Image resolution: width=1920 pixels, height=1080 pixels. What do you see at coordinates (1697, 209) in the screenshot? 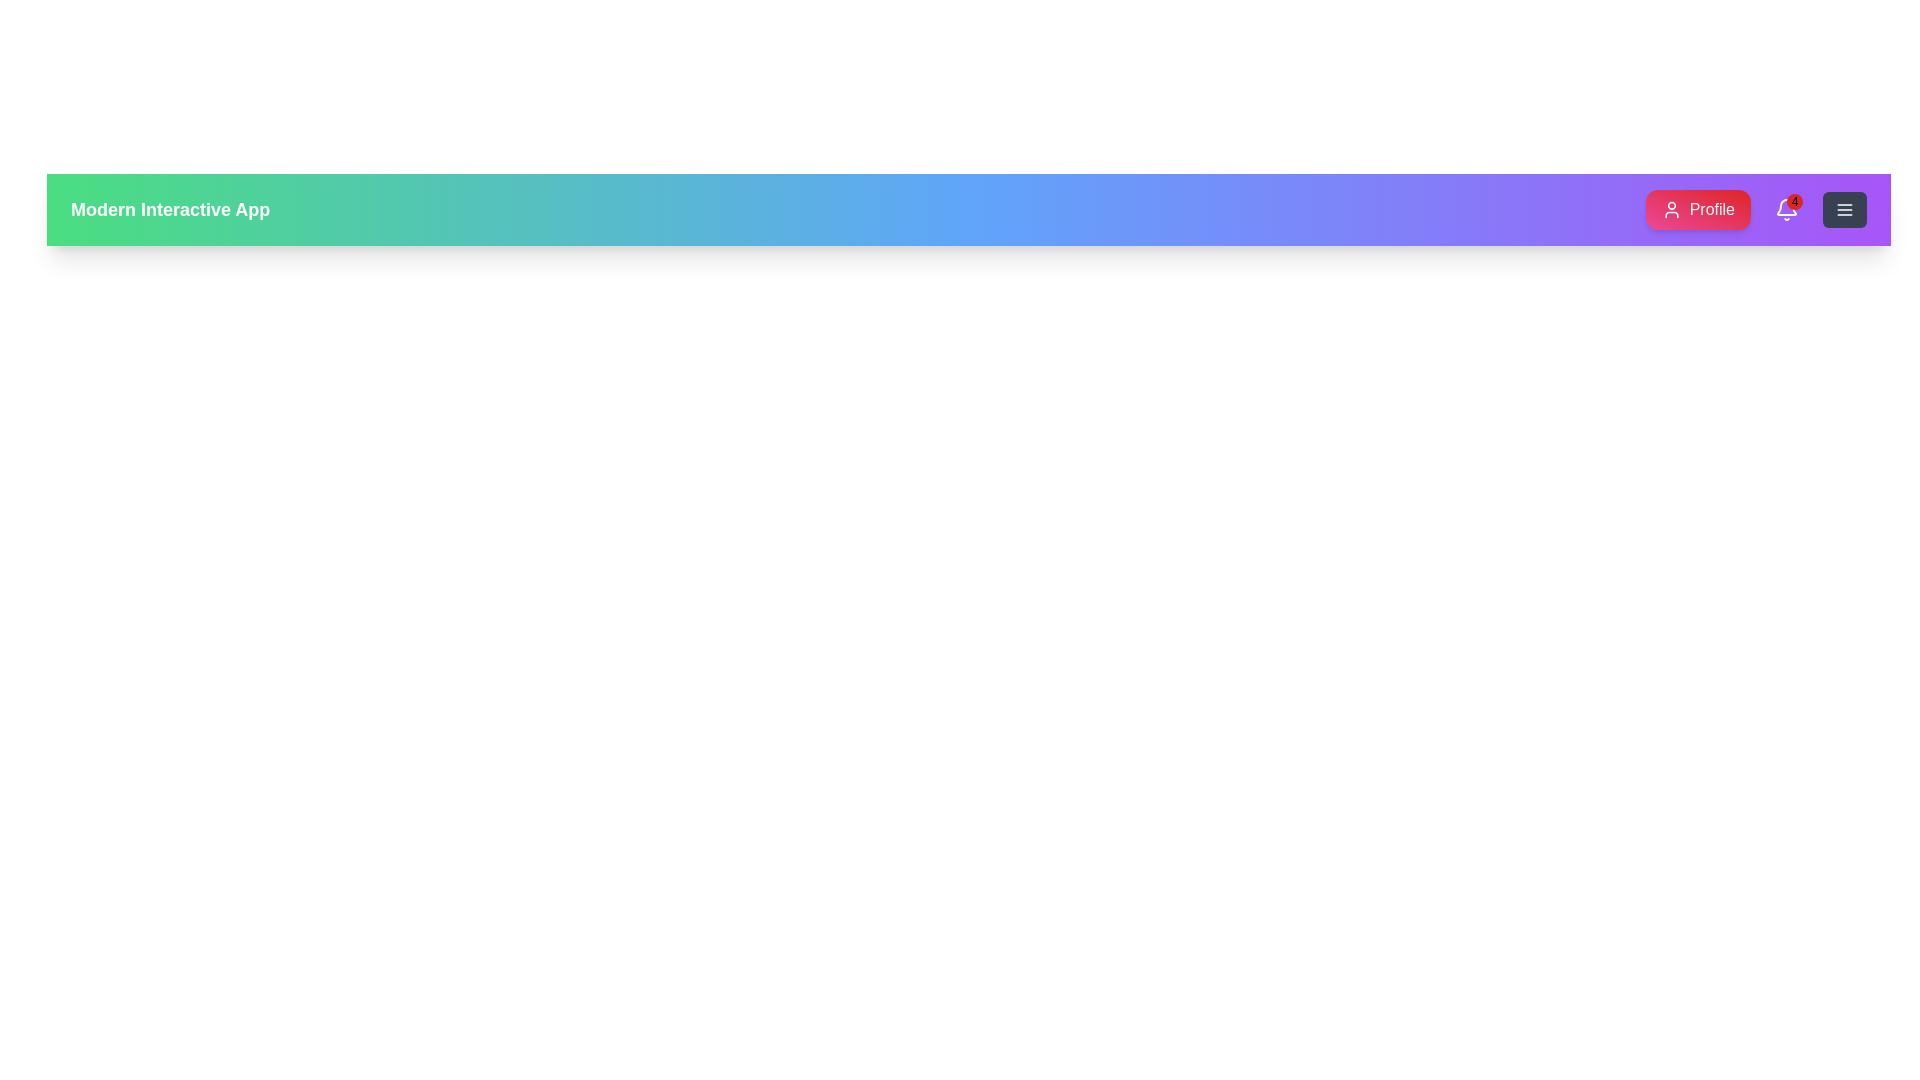
I see `the 'Profile' button to access user profile options` at bounding box center [1697, 209].